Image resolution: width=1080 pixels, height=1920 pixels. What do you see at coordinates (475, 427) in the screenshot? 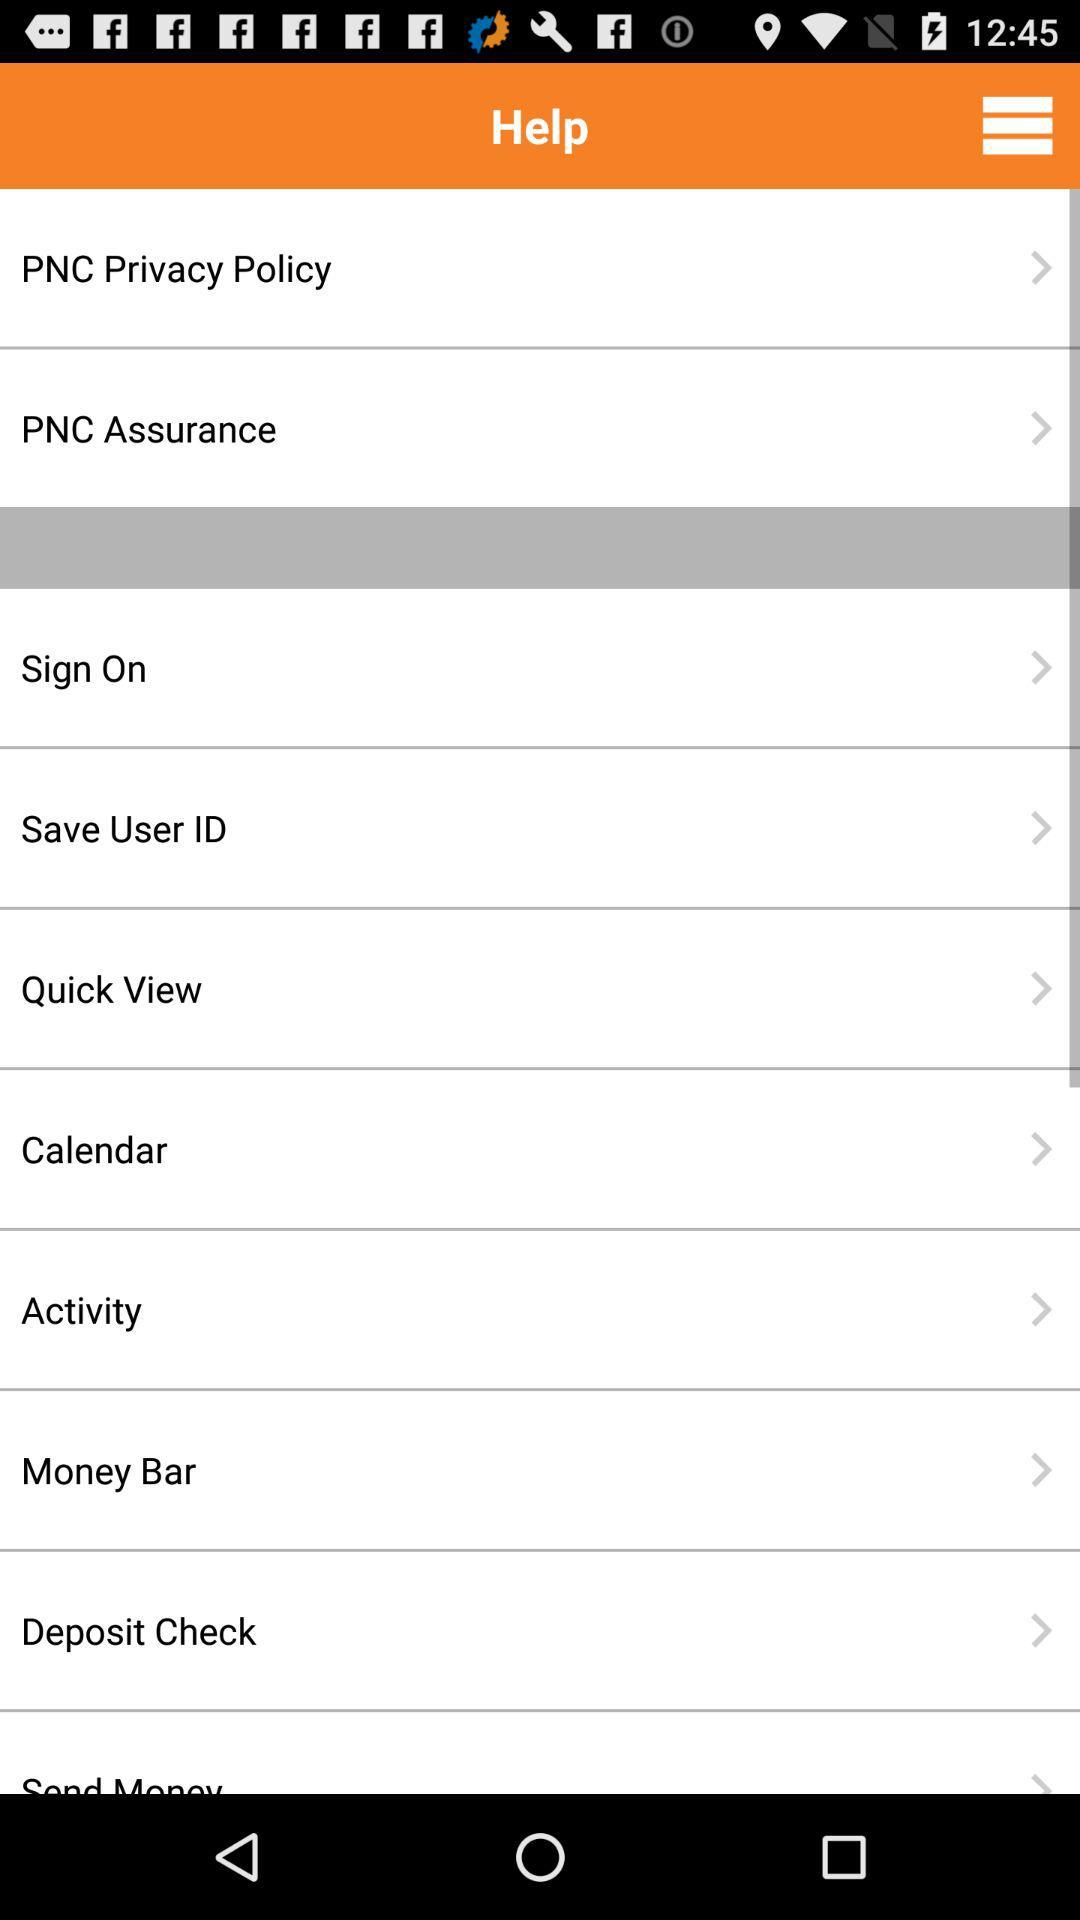
I see `pnc assurance icon` at bounding box center [475, 427].